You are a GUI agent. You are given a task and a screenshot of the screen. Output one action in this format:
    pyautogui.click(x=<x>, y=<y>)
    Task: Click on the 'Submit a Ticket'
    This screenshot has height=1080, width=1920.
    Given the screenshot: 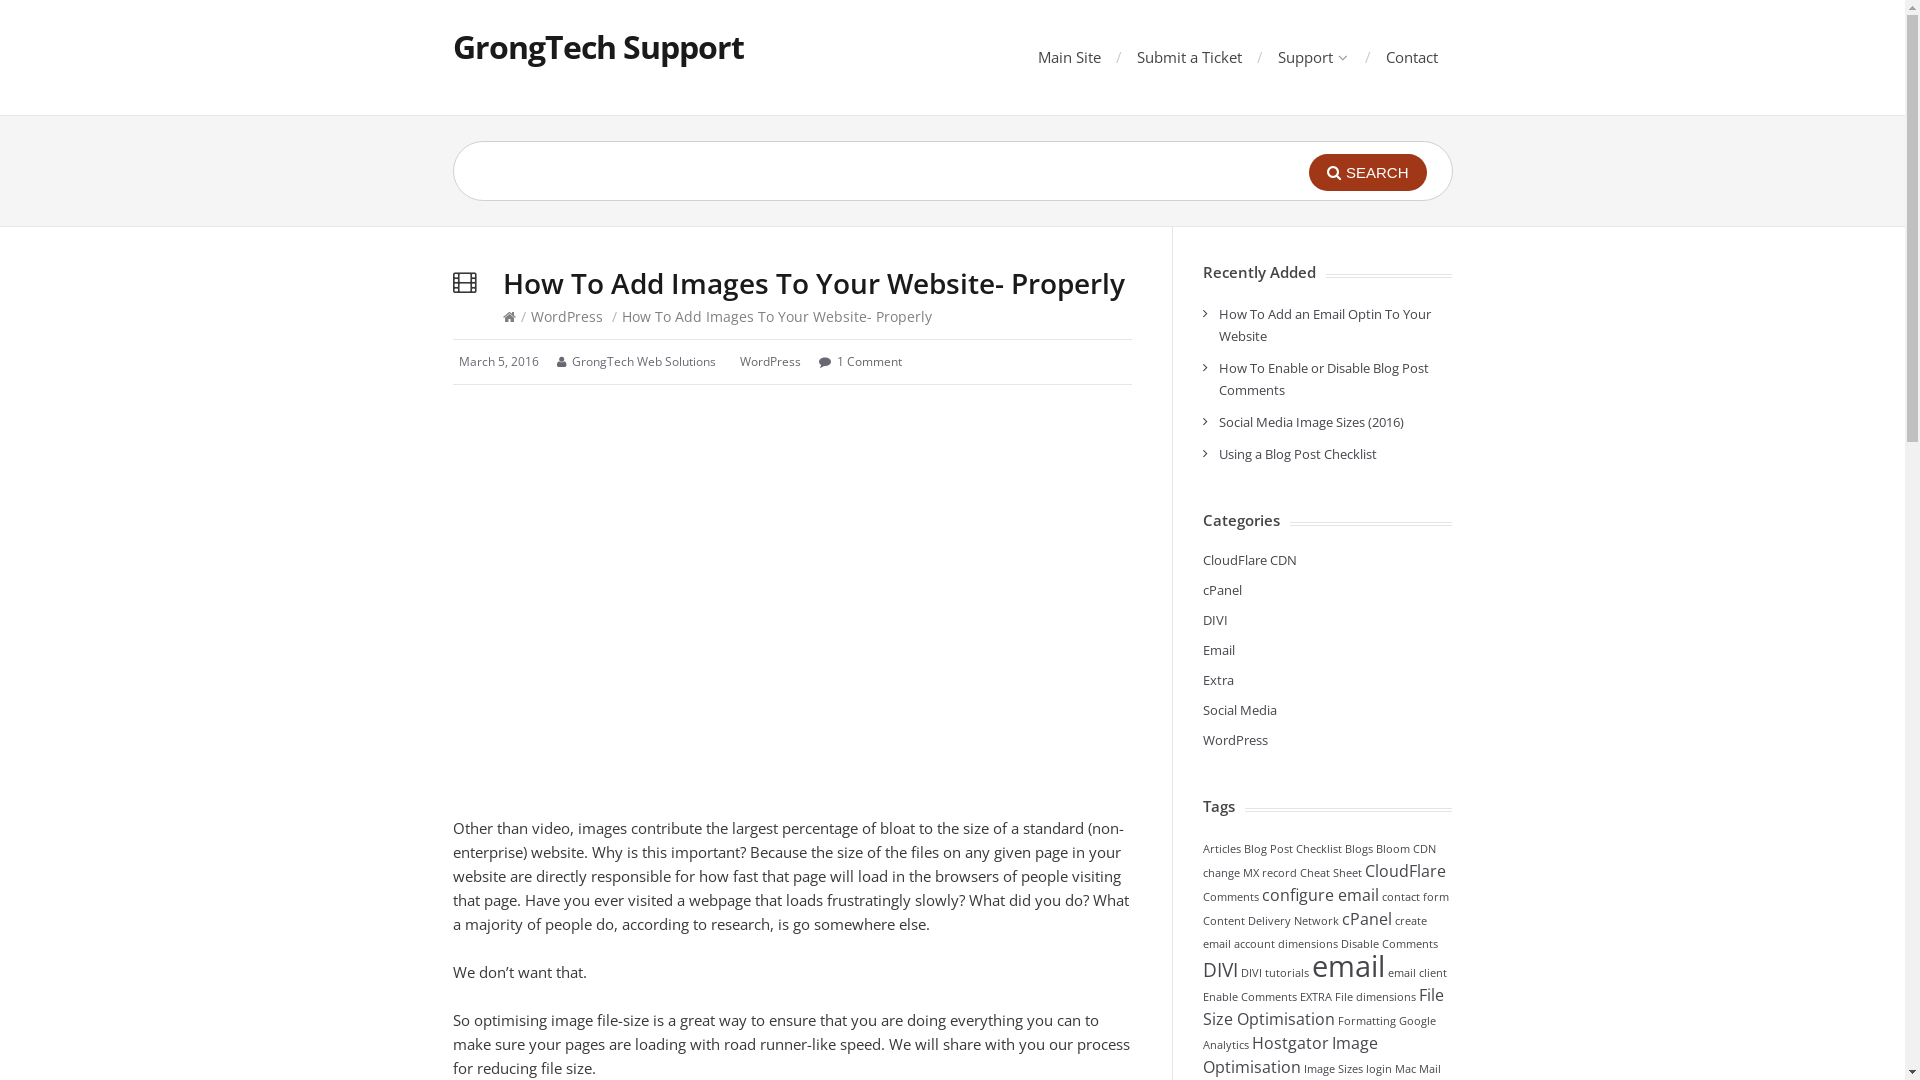 What is the action you would take?
    pyautogui.click(x=1188, y=56)
    